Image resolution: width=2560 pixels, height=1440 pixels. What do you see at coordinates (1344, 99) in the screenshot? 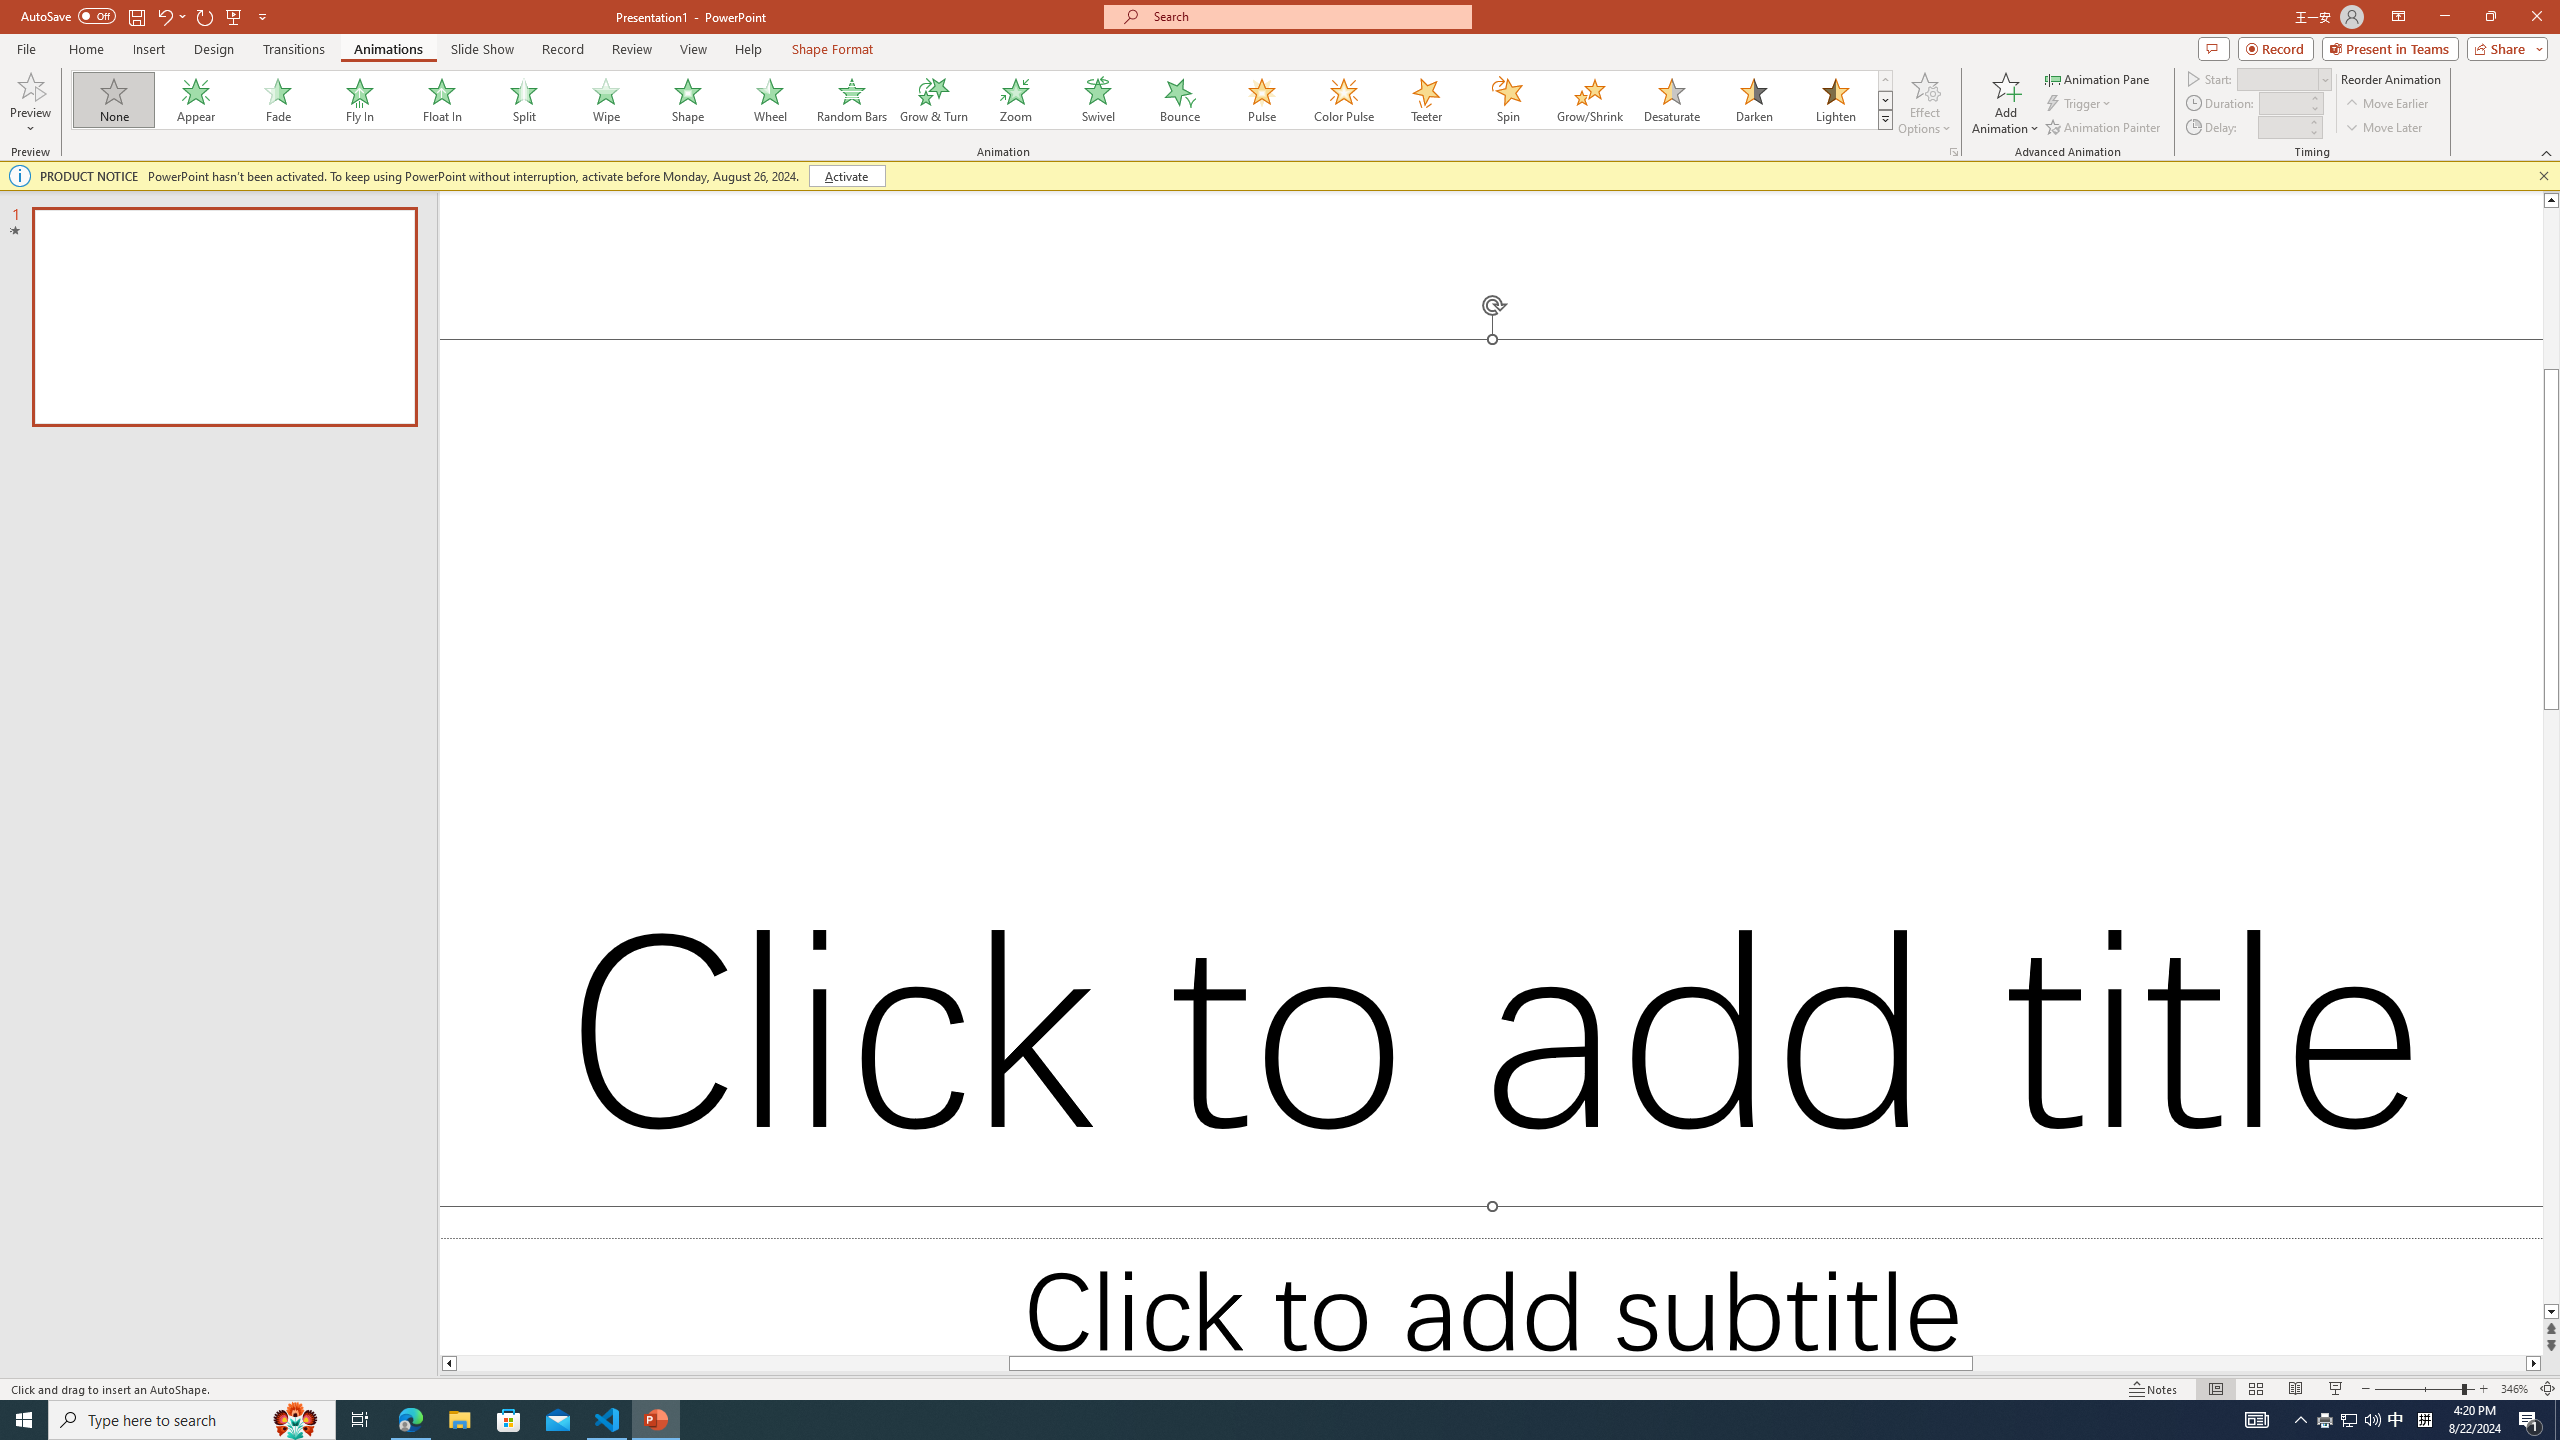
I see `'Color Pulse'` at bounding box center [1344, 99].